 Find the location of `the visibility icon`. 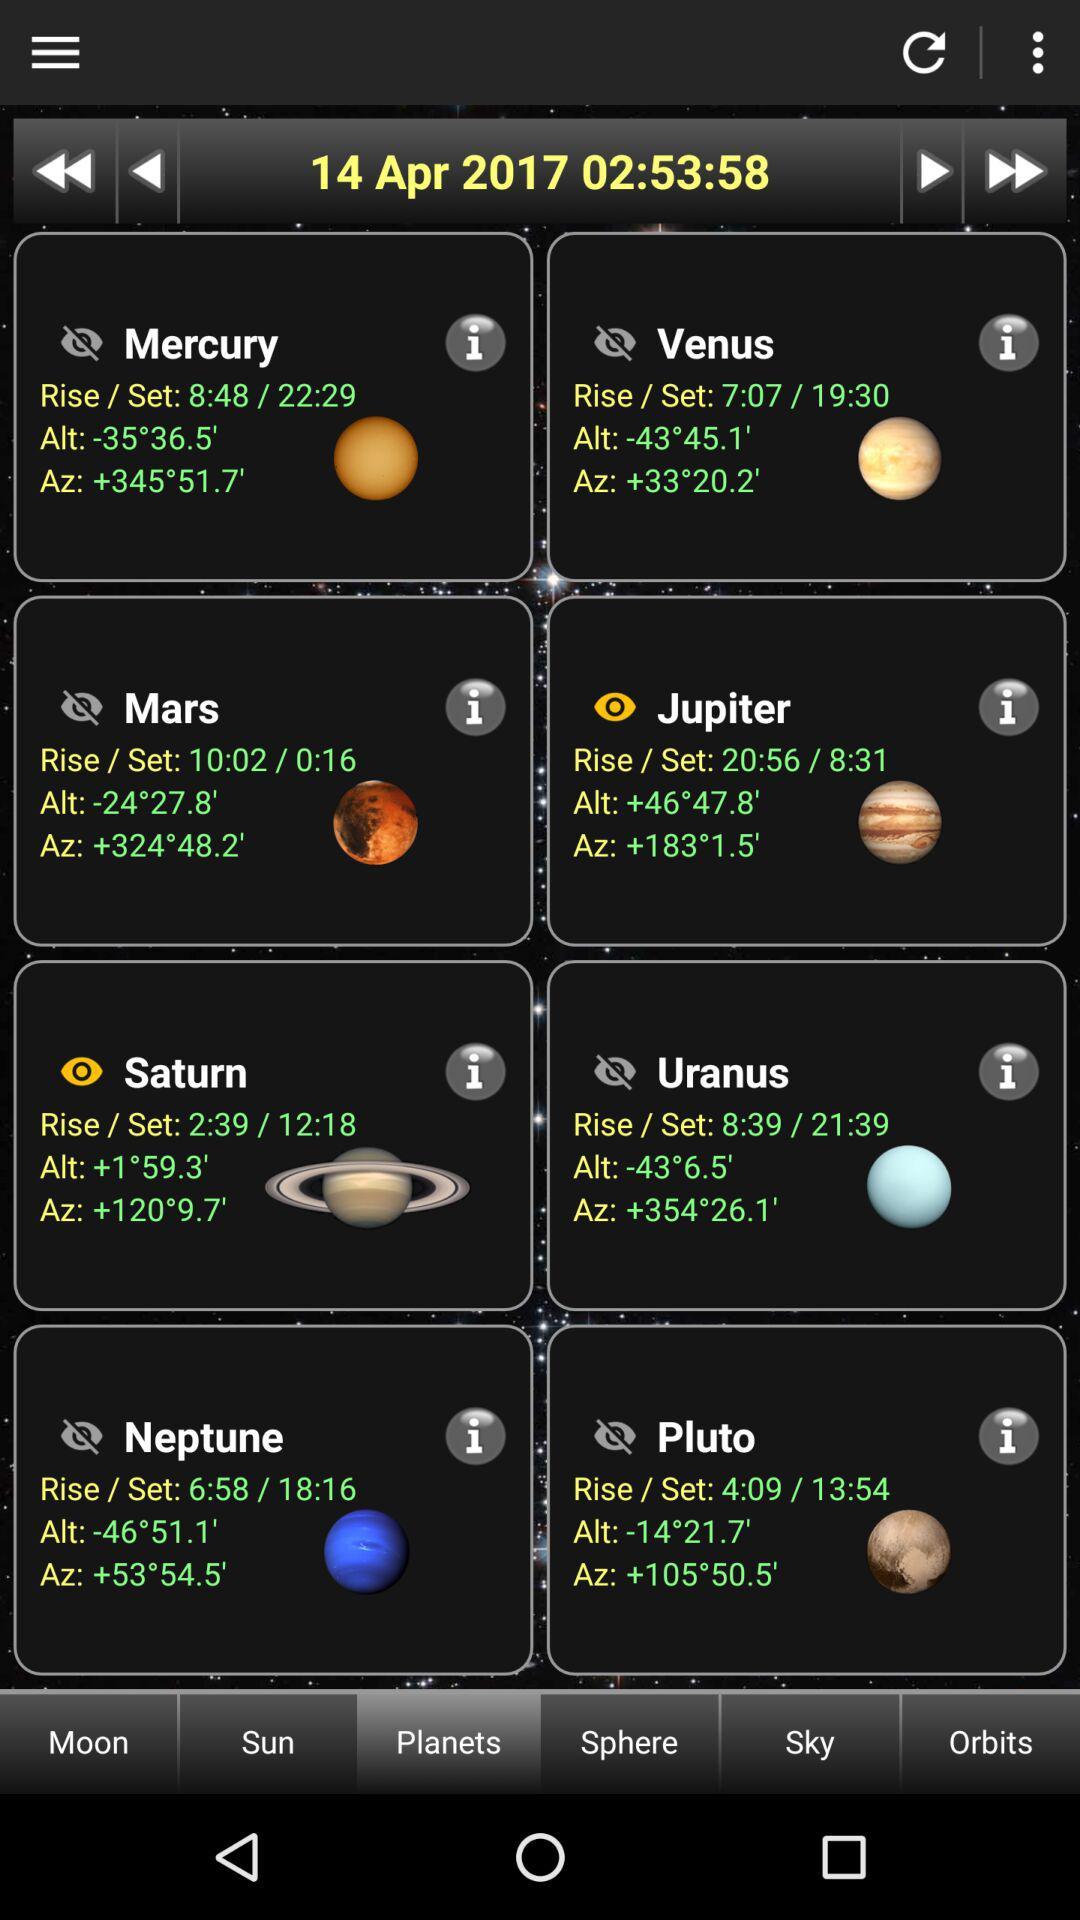

the visibility icon is located at coordinates (80, 1434).